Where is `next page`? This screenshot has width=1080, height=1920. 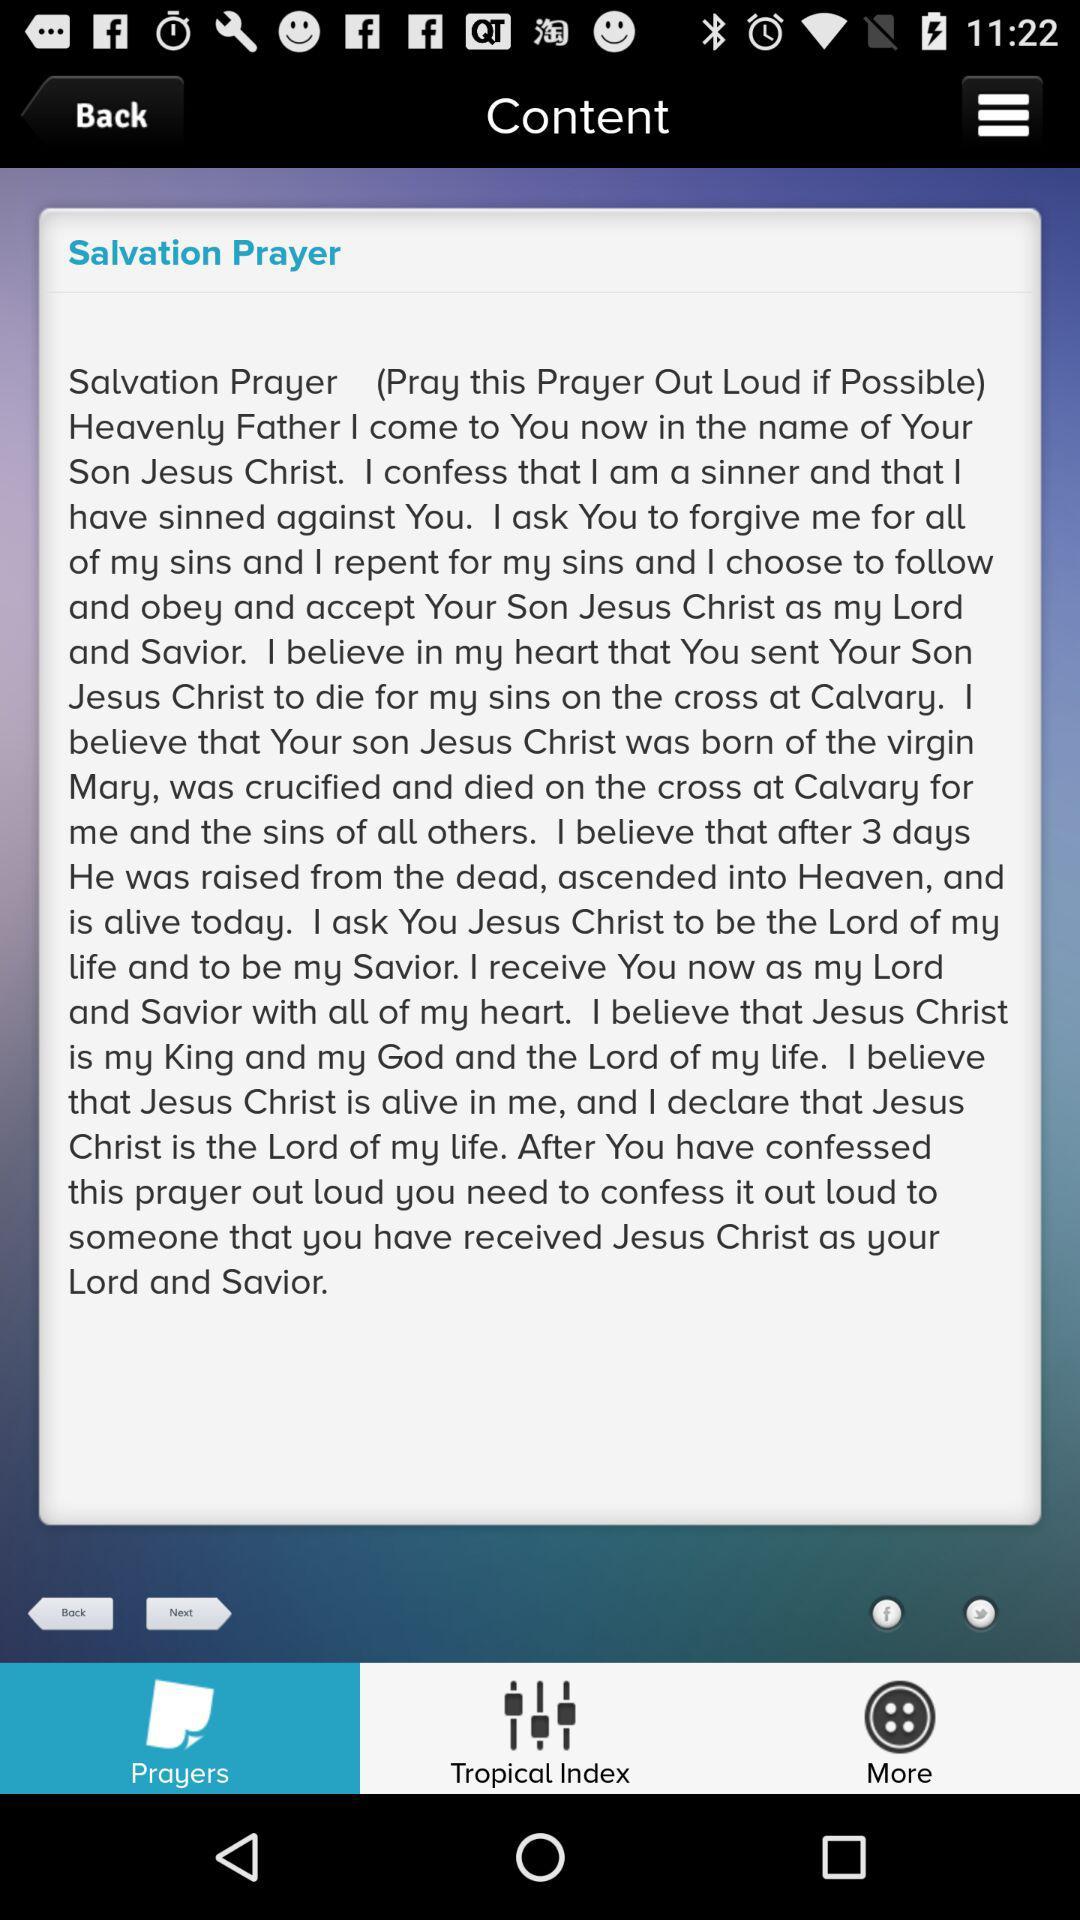 next page is located at coordinates (187, 1613).